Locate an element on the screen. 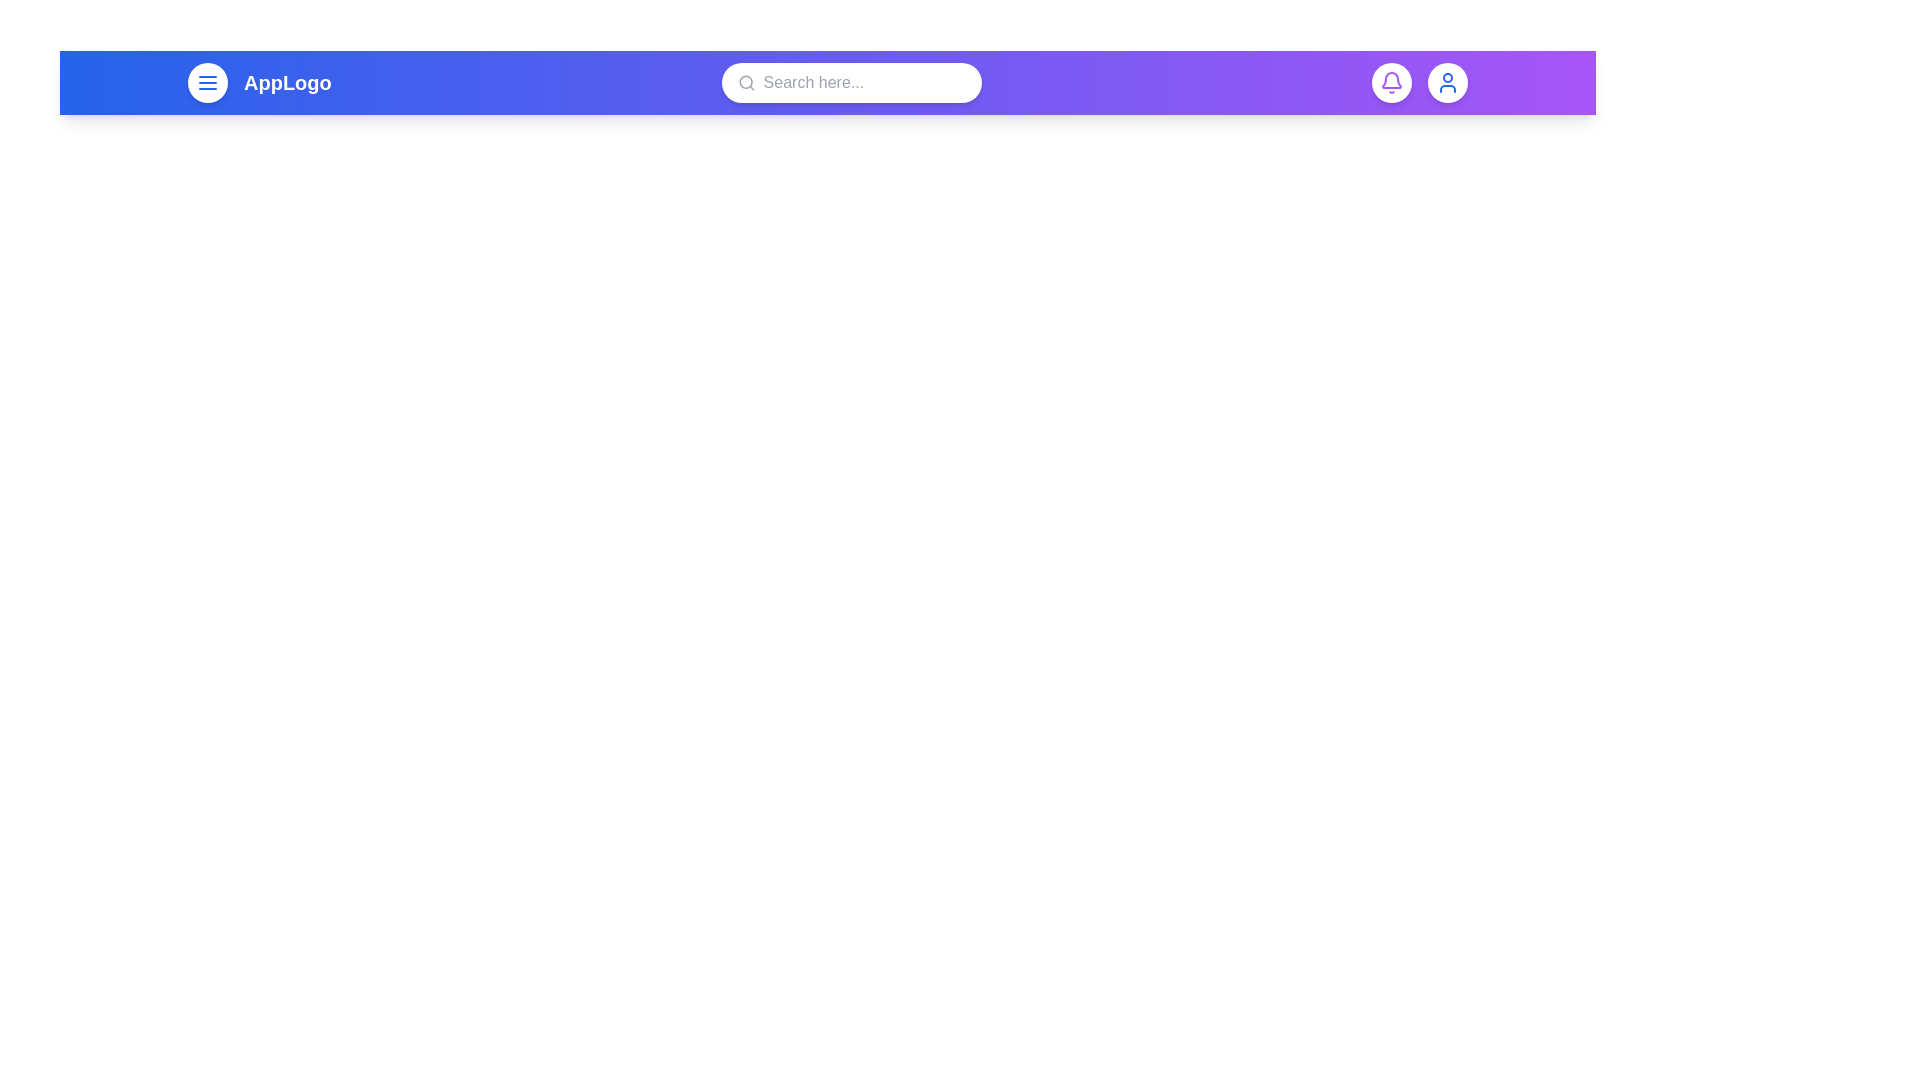  the menu button to open the menu is located at coordinates (207, 82).